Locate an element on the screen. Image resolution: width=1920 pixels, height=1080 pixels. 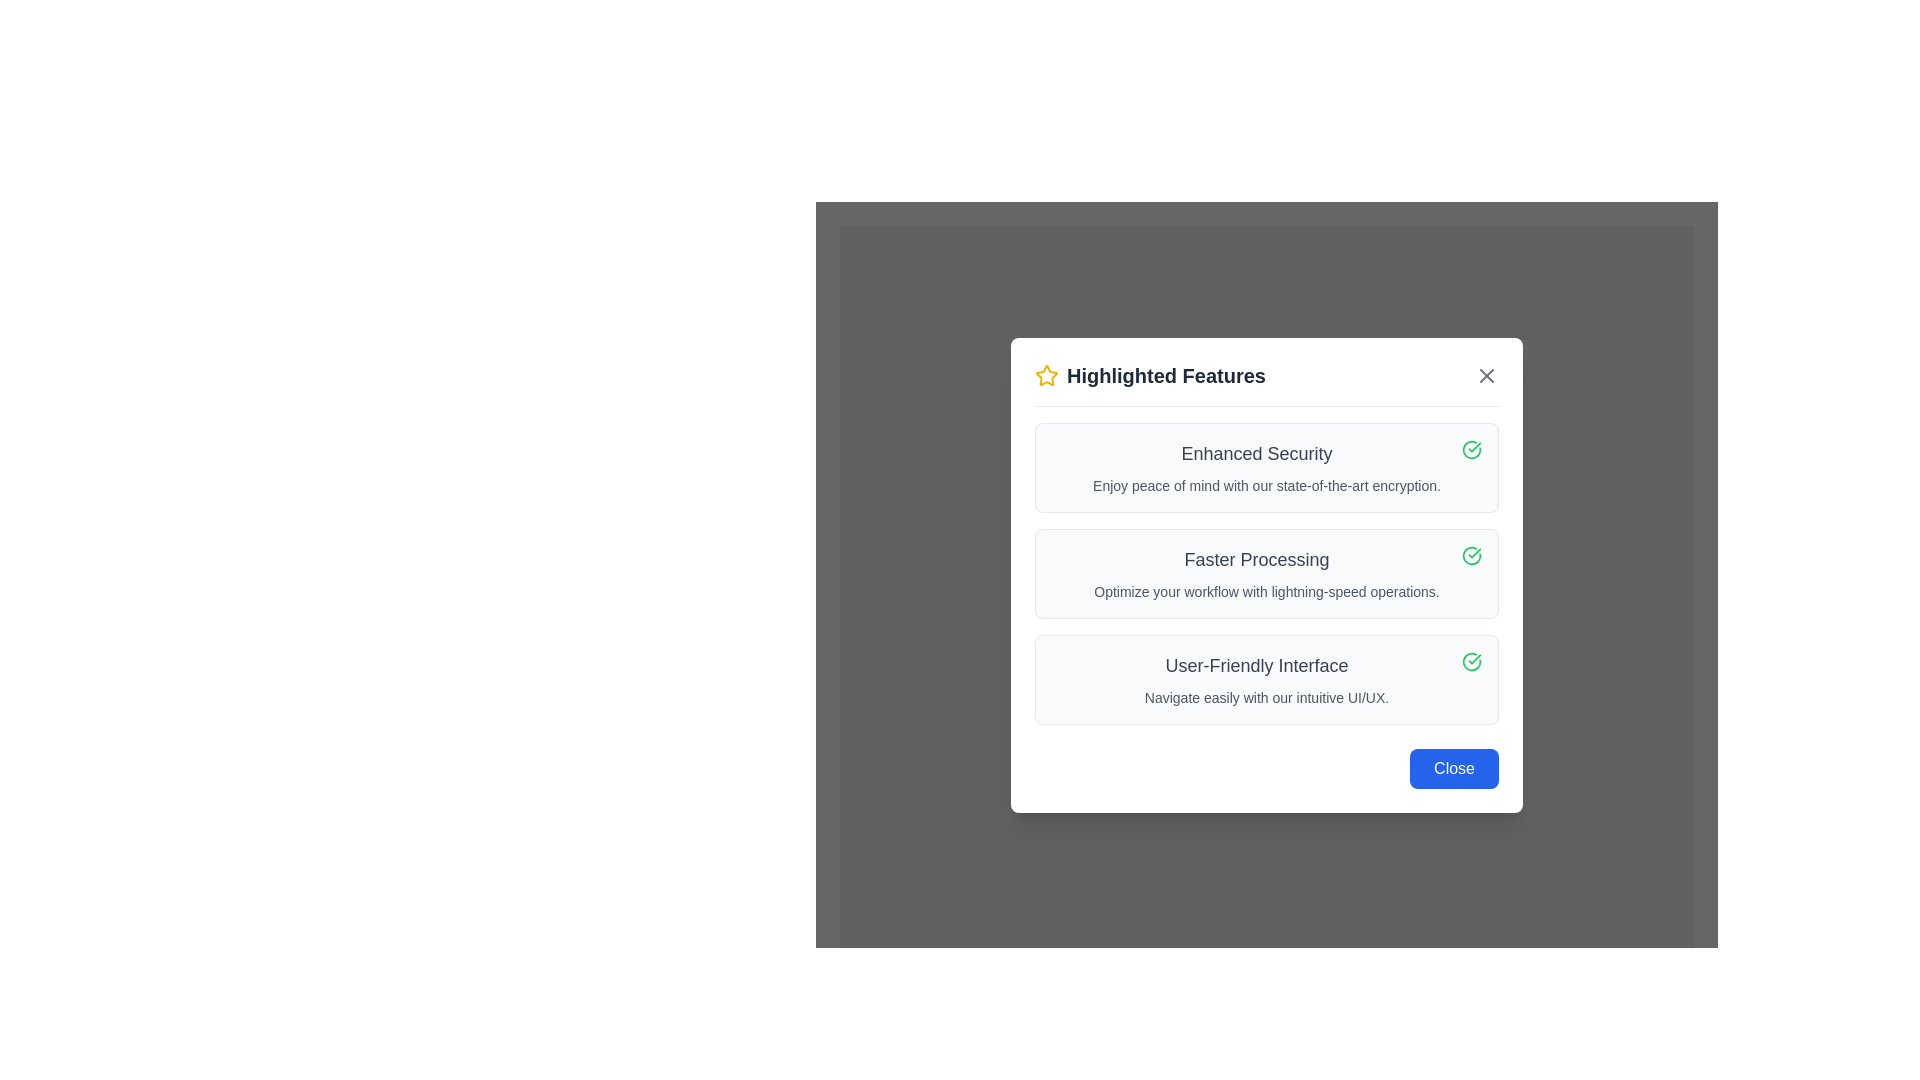
the static text that reads 'Navigate easily with our intuitive UI/UX', which is underlined and positioned below the header 'User-Friendly Interface' is located at coordinates (1266, 696).